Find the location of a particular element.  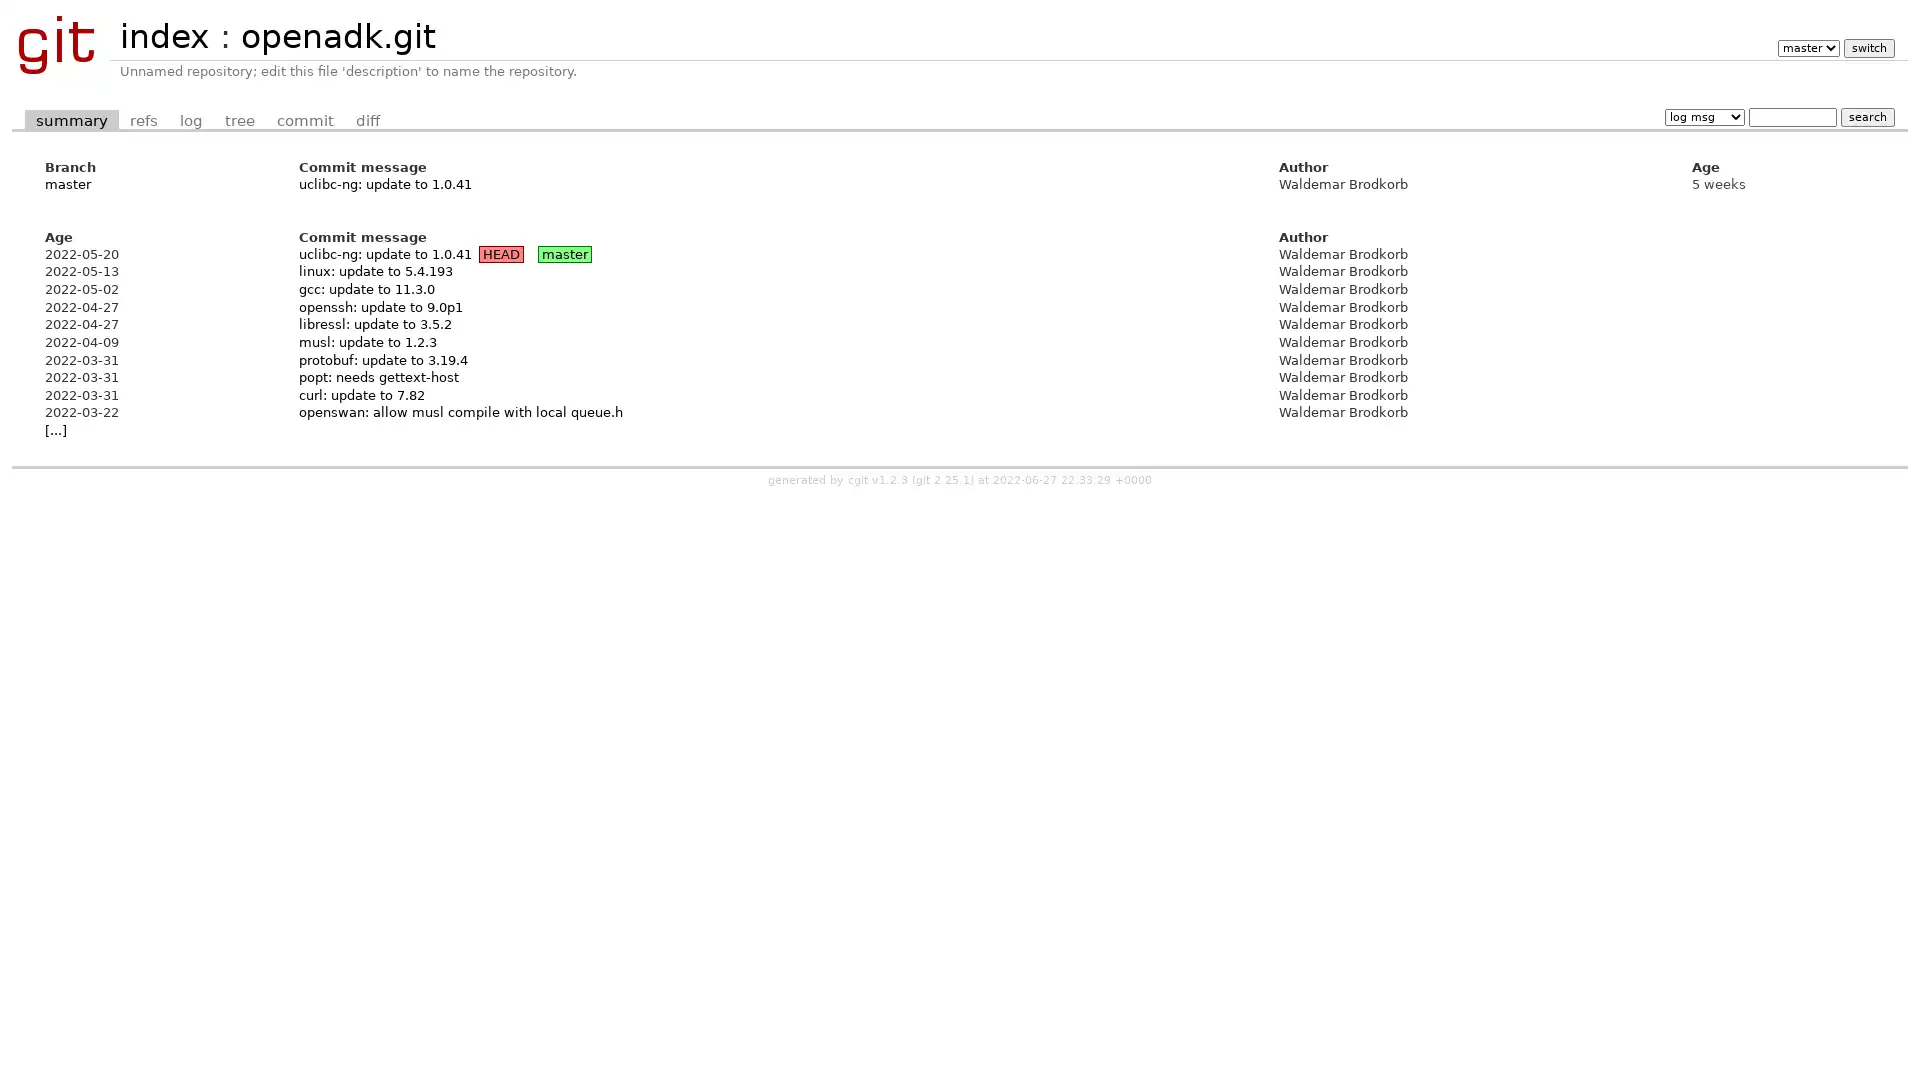

search is located at coordinates (1866, 116).